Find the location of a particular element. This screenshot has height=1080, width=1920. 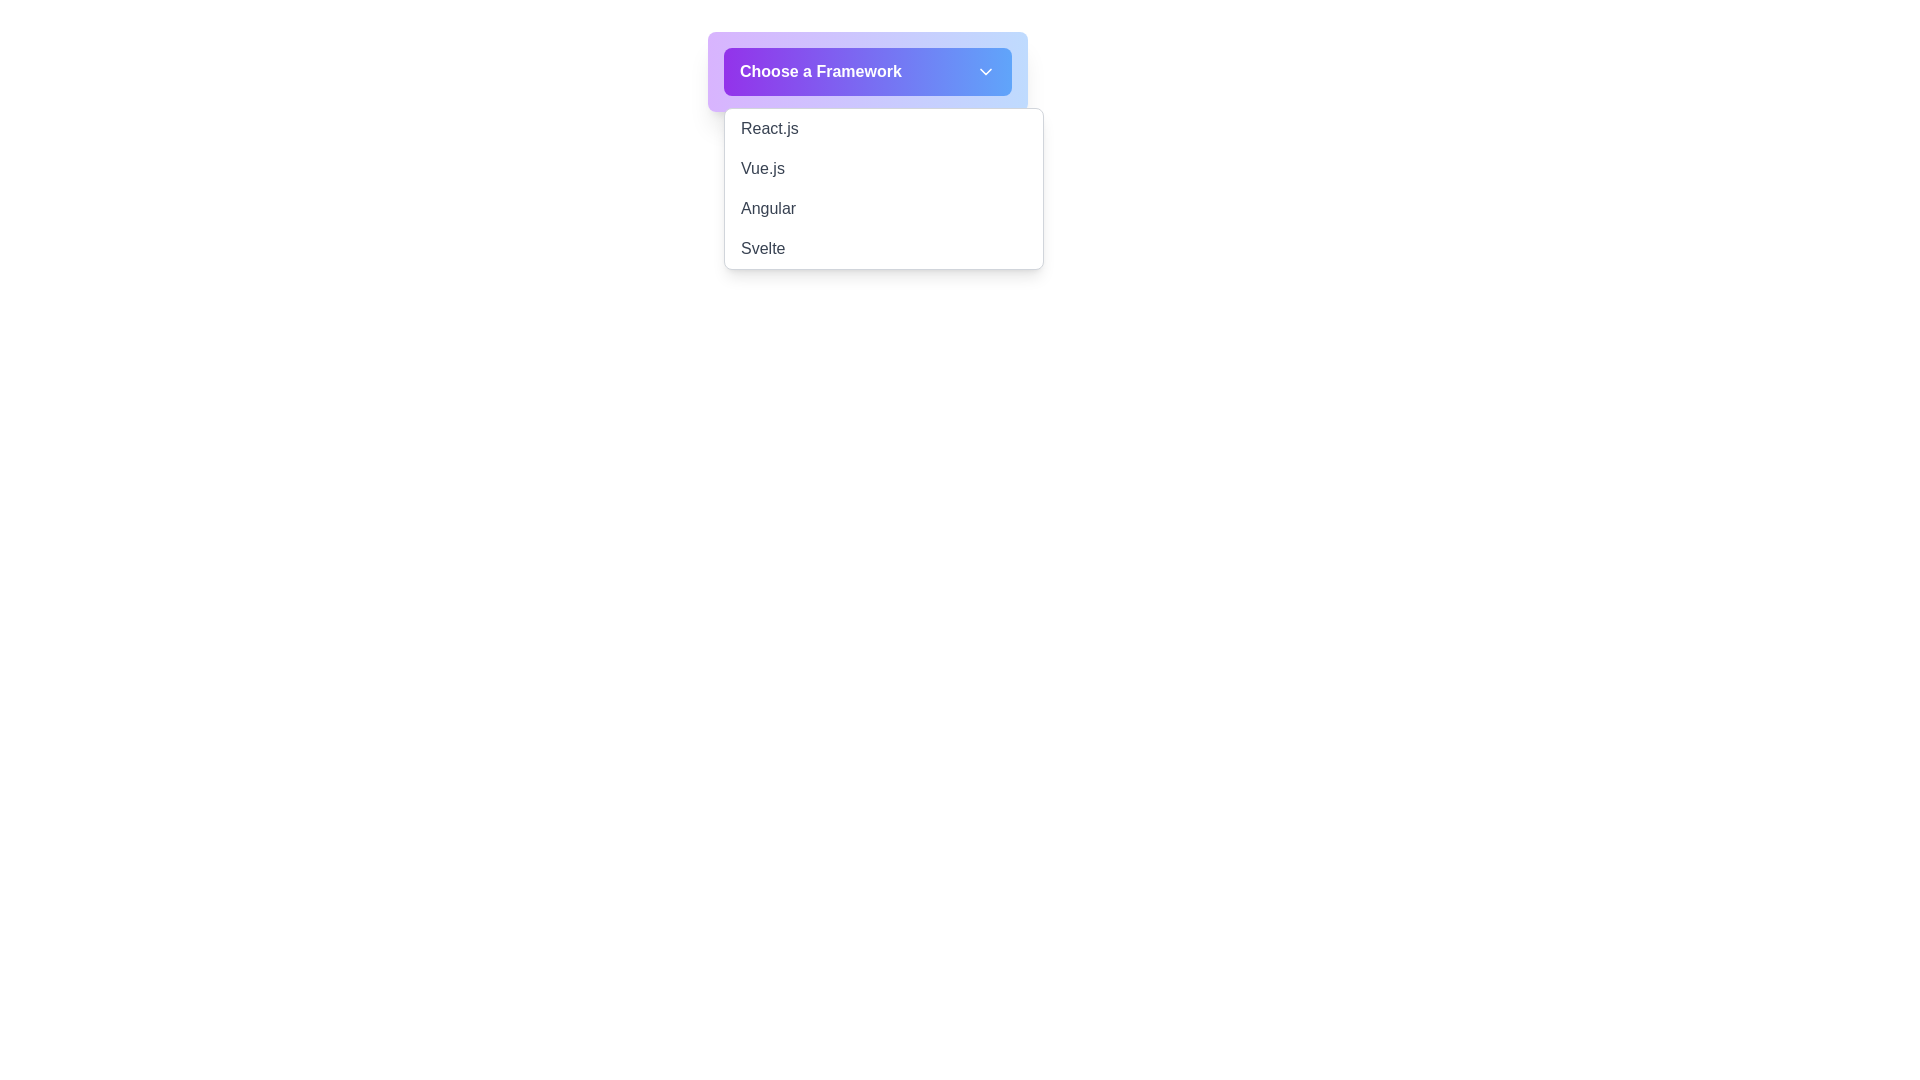

to select the 'Angular' option from the dropdown menu list item, which is the third item under 'Choose a Framework' is located at coordinates (882, 208).